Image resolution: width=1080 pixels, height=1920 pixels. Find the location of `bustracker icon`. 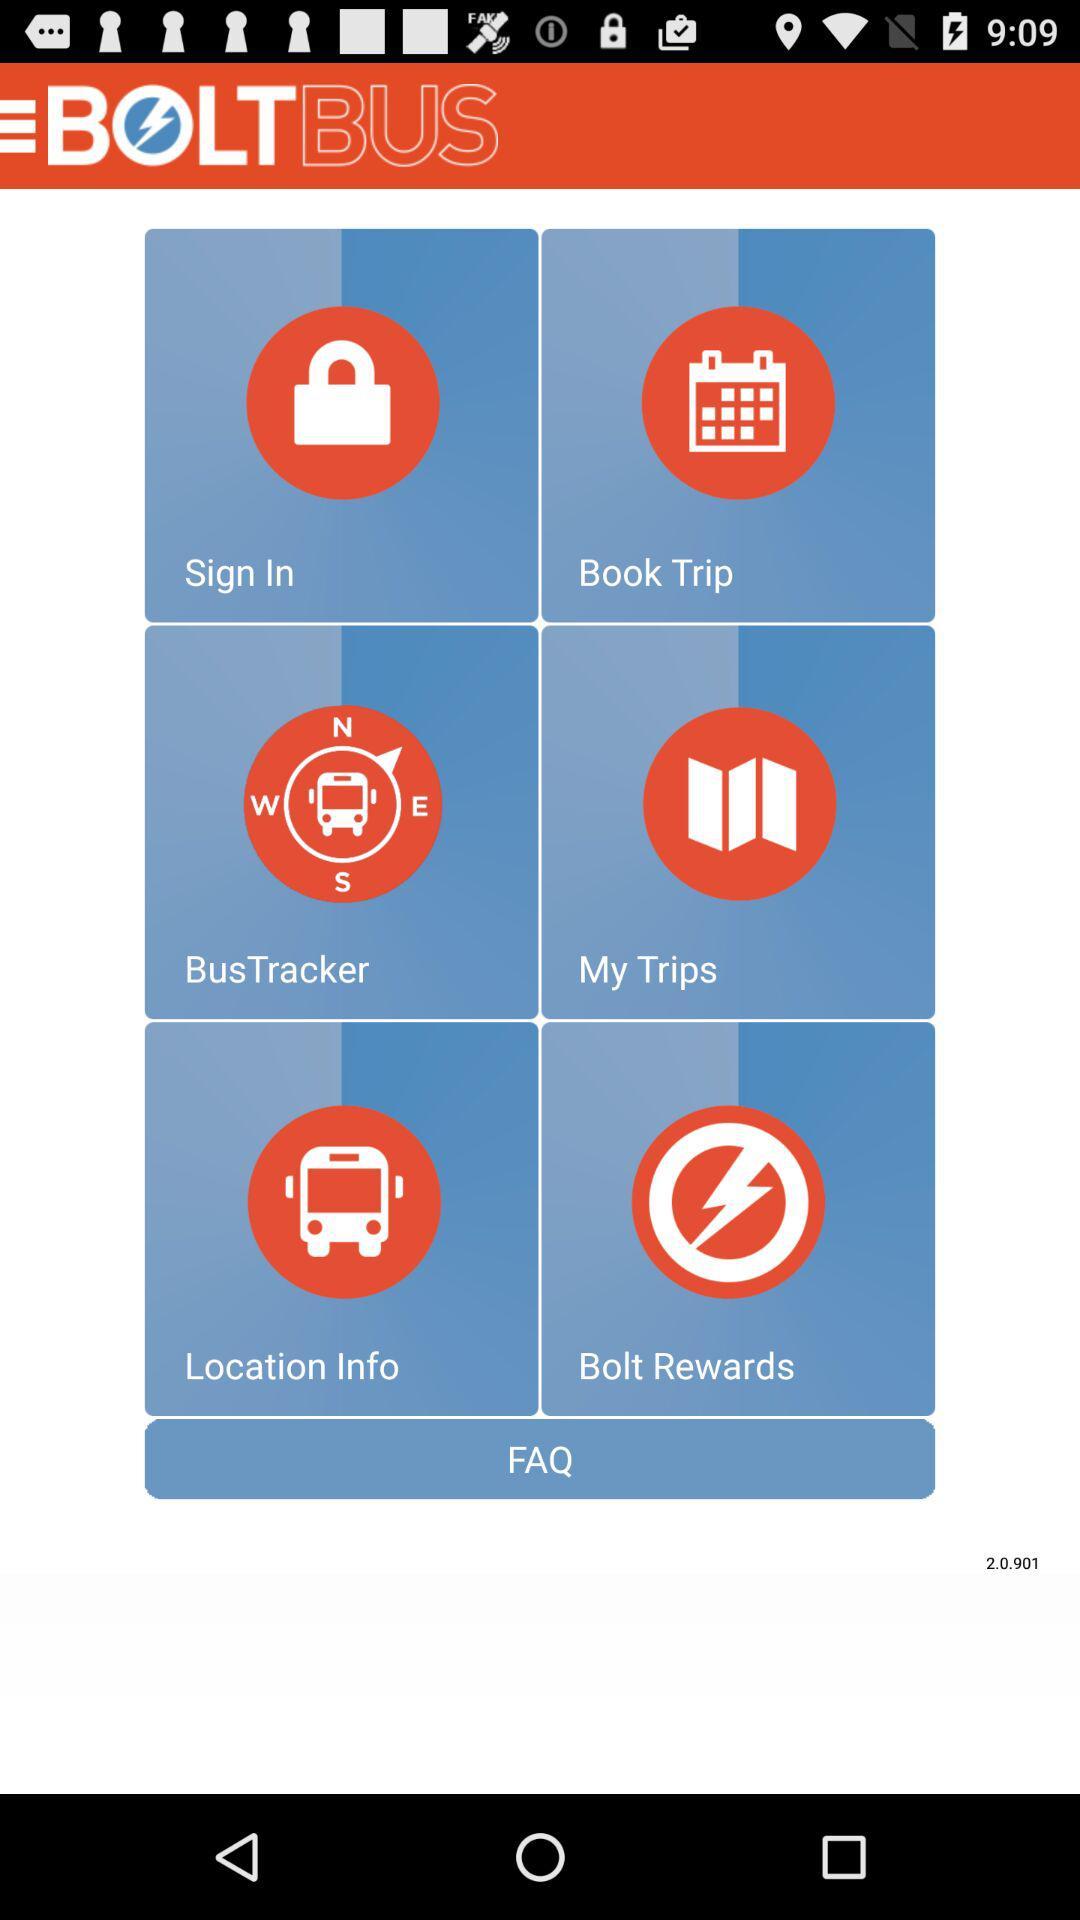

bustracker icon is located at coordinates (340, 822).